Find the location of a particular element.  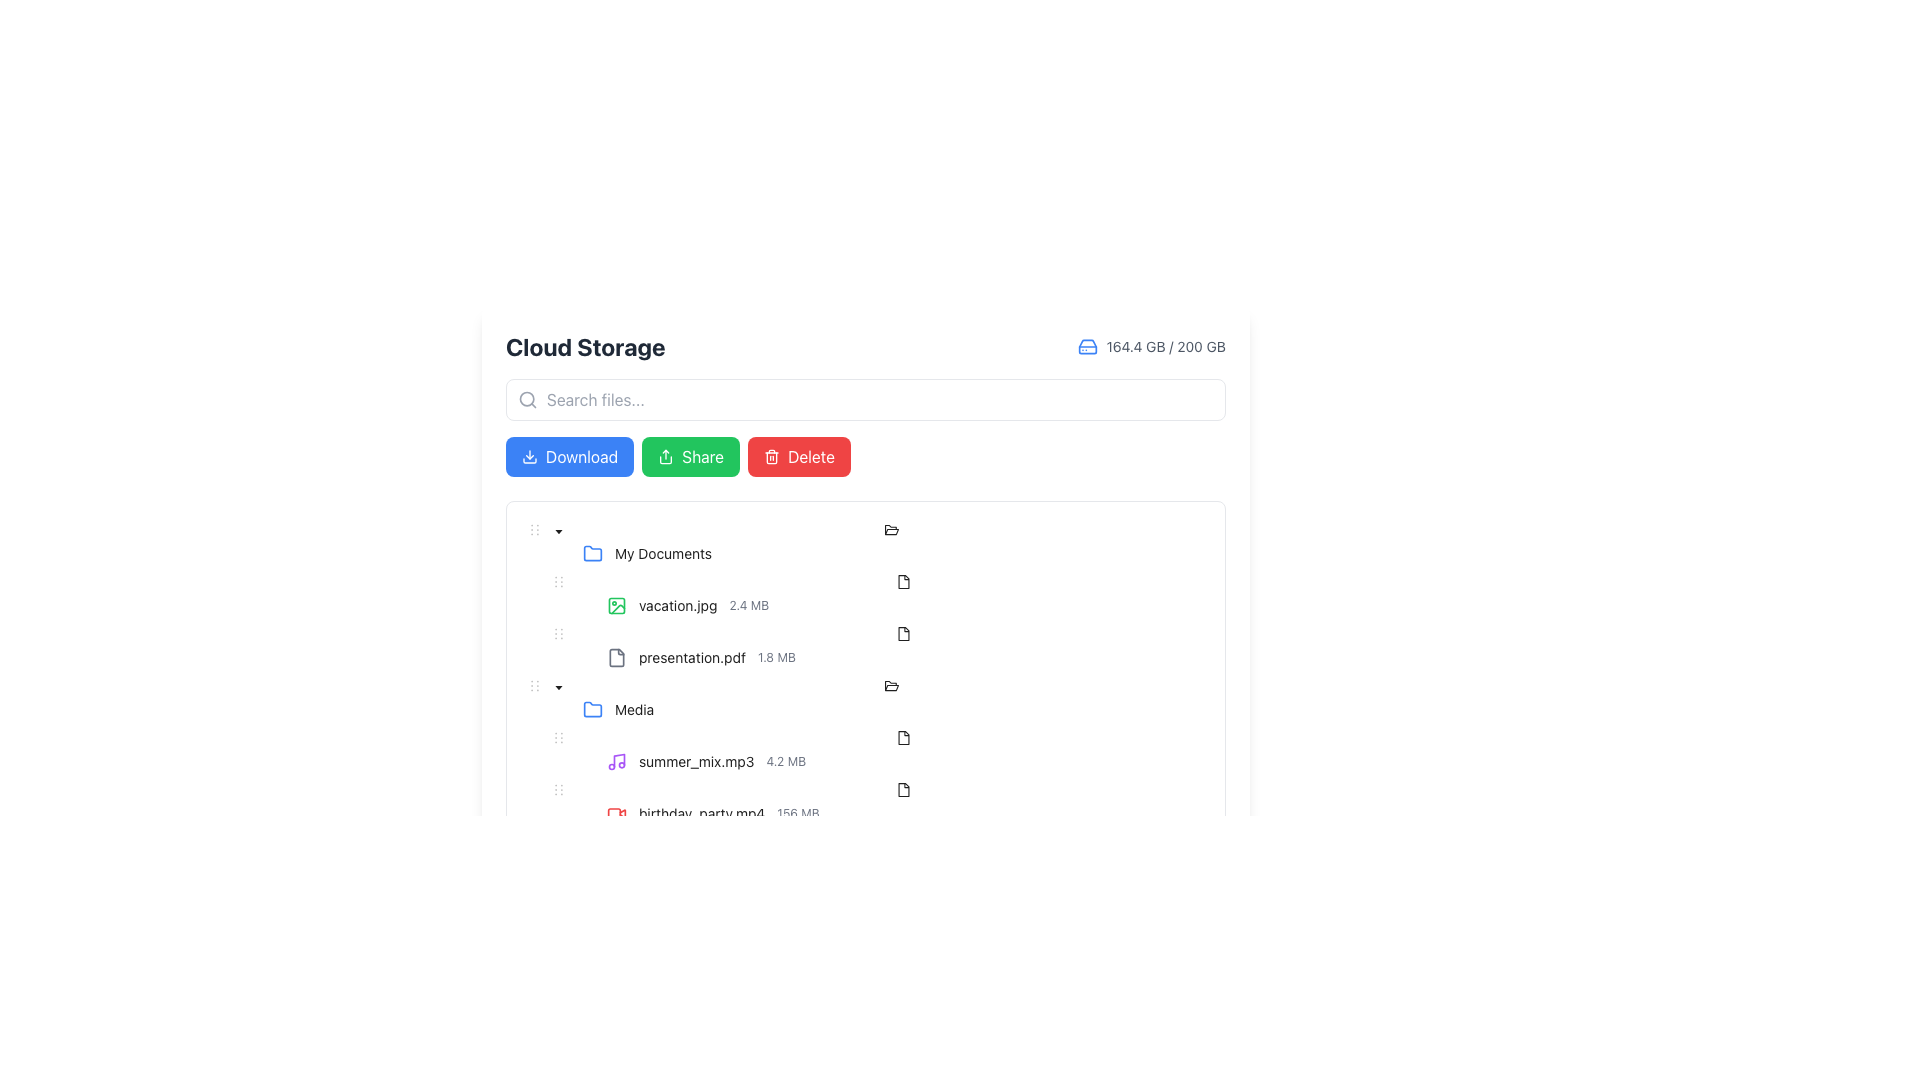

the indentation marker for the tree node 'summer_mix.mp3 4.2 MB', which visually indicates its hierarchical position in the tree structure is located at coordinates (534, 749).